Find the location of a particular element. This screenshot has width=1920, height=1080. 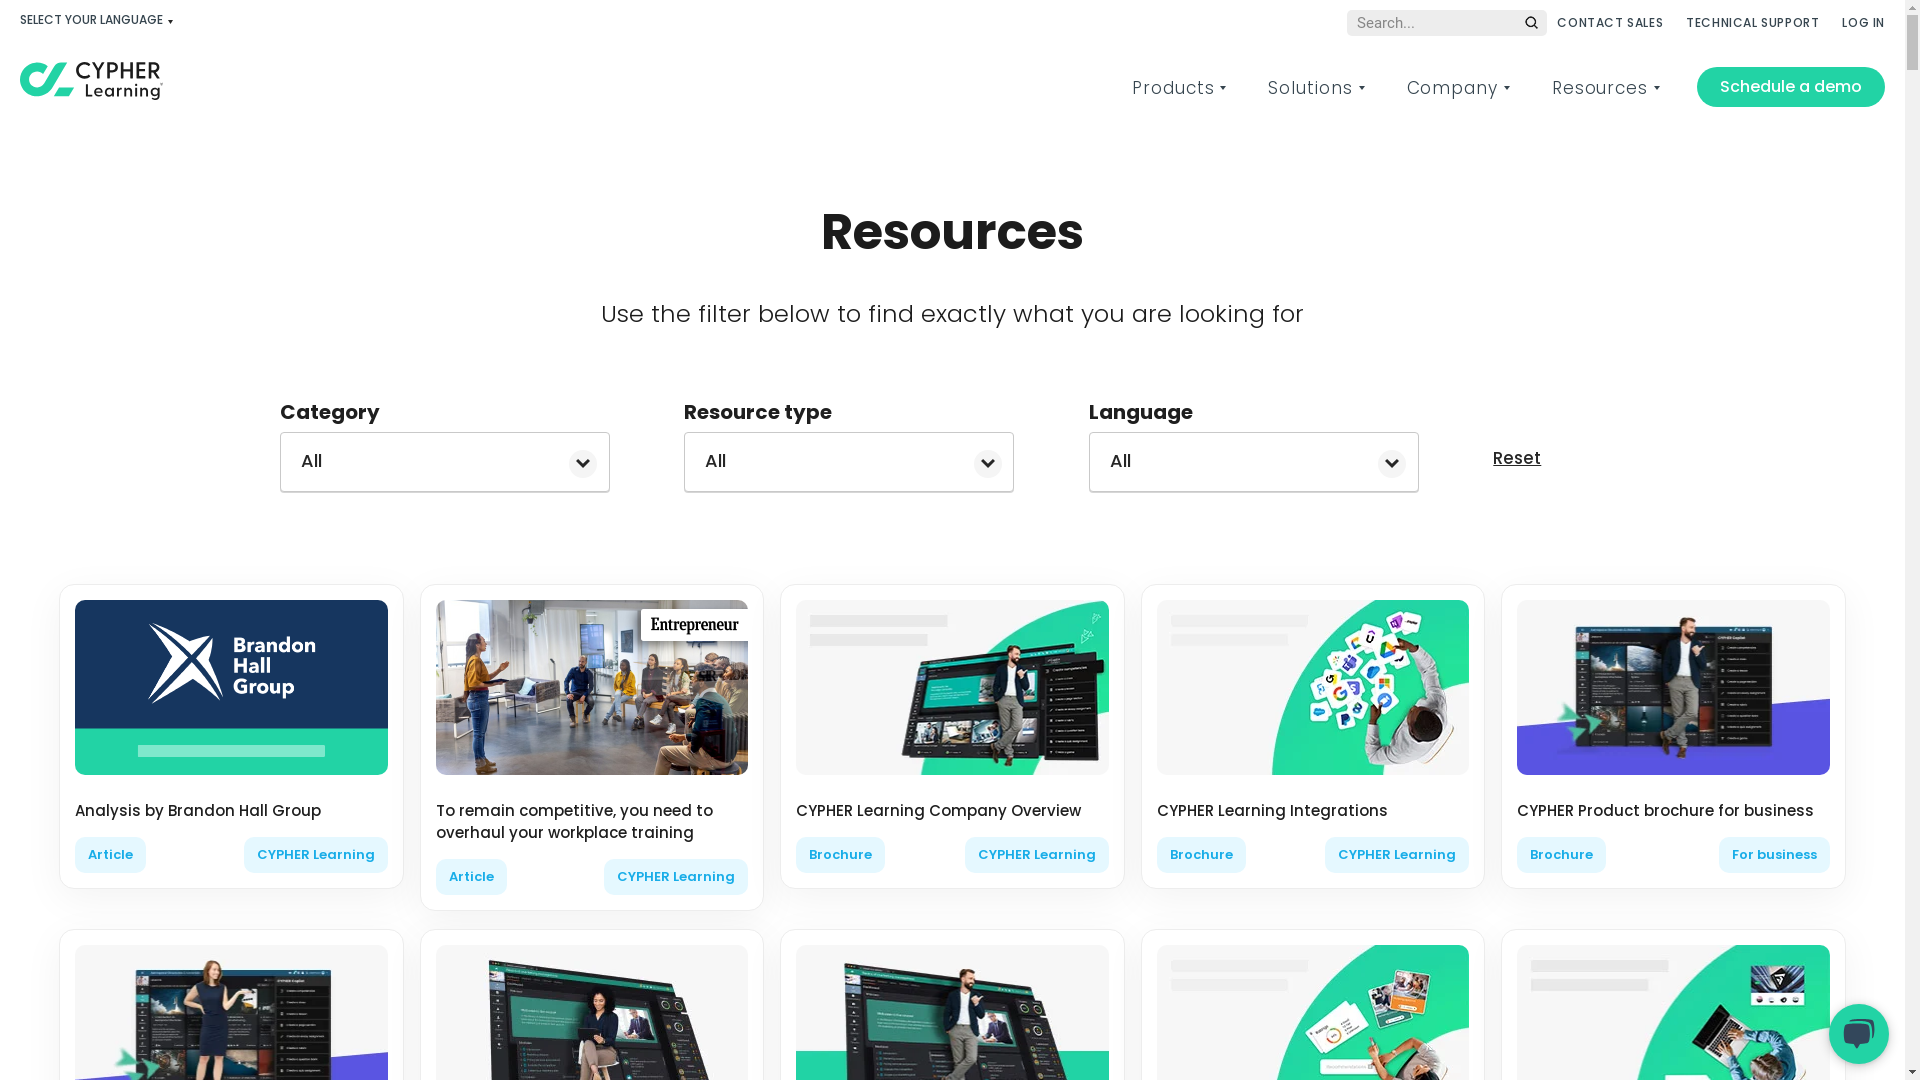

'Show submenu for Solutions' is located at coordinates (1360, 87).